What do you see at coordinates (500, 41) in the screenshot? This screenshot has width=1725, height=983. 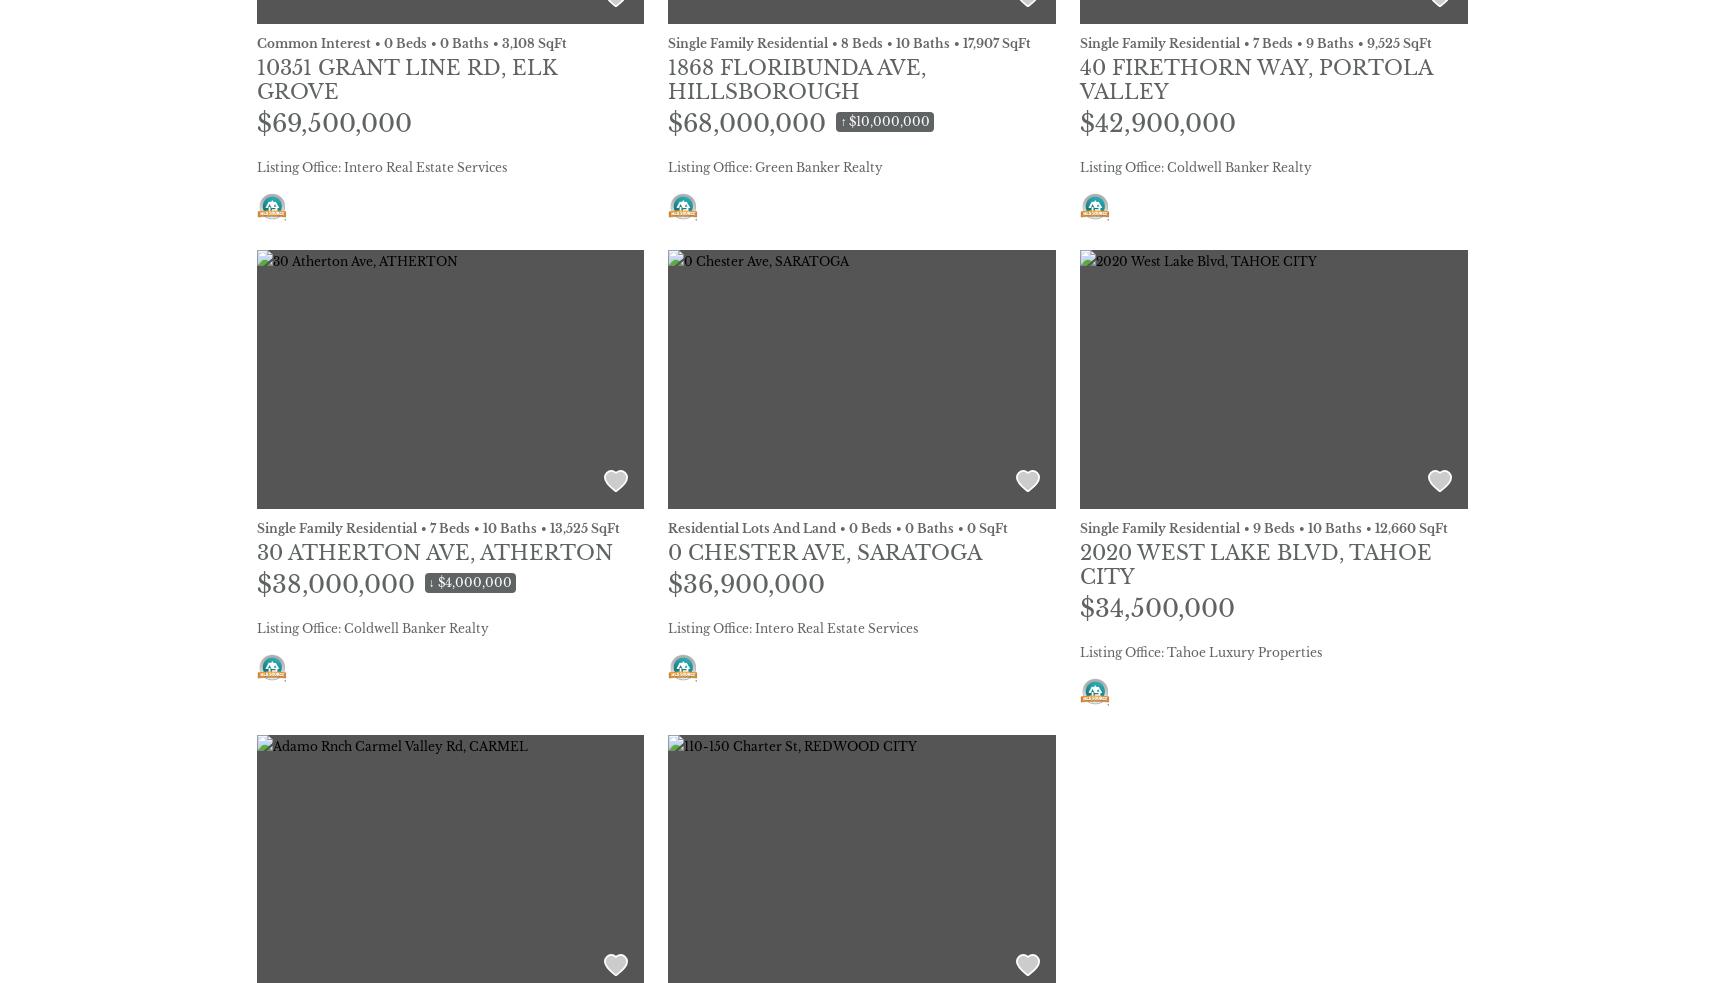 I see `'3,108
                SqFt'` at bounding box center [500, 41].